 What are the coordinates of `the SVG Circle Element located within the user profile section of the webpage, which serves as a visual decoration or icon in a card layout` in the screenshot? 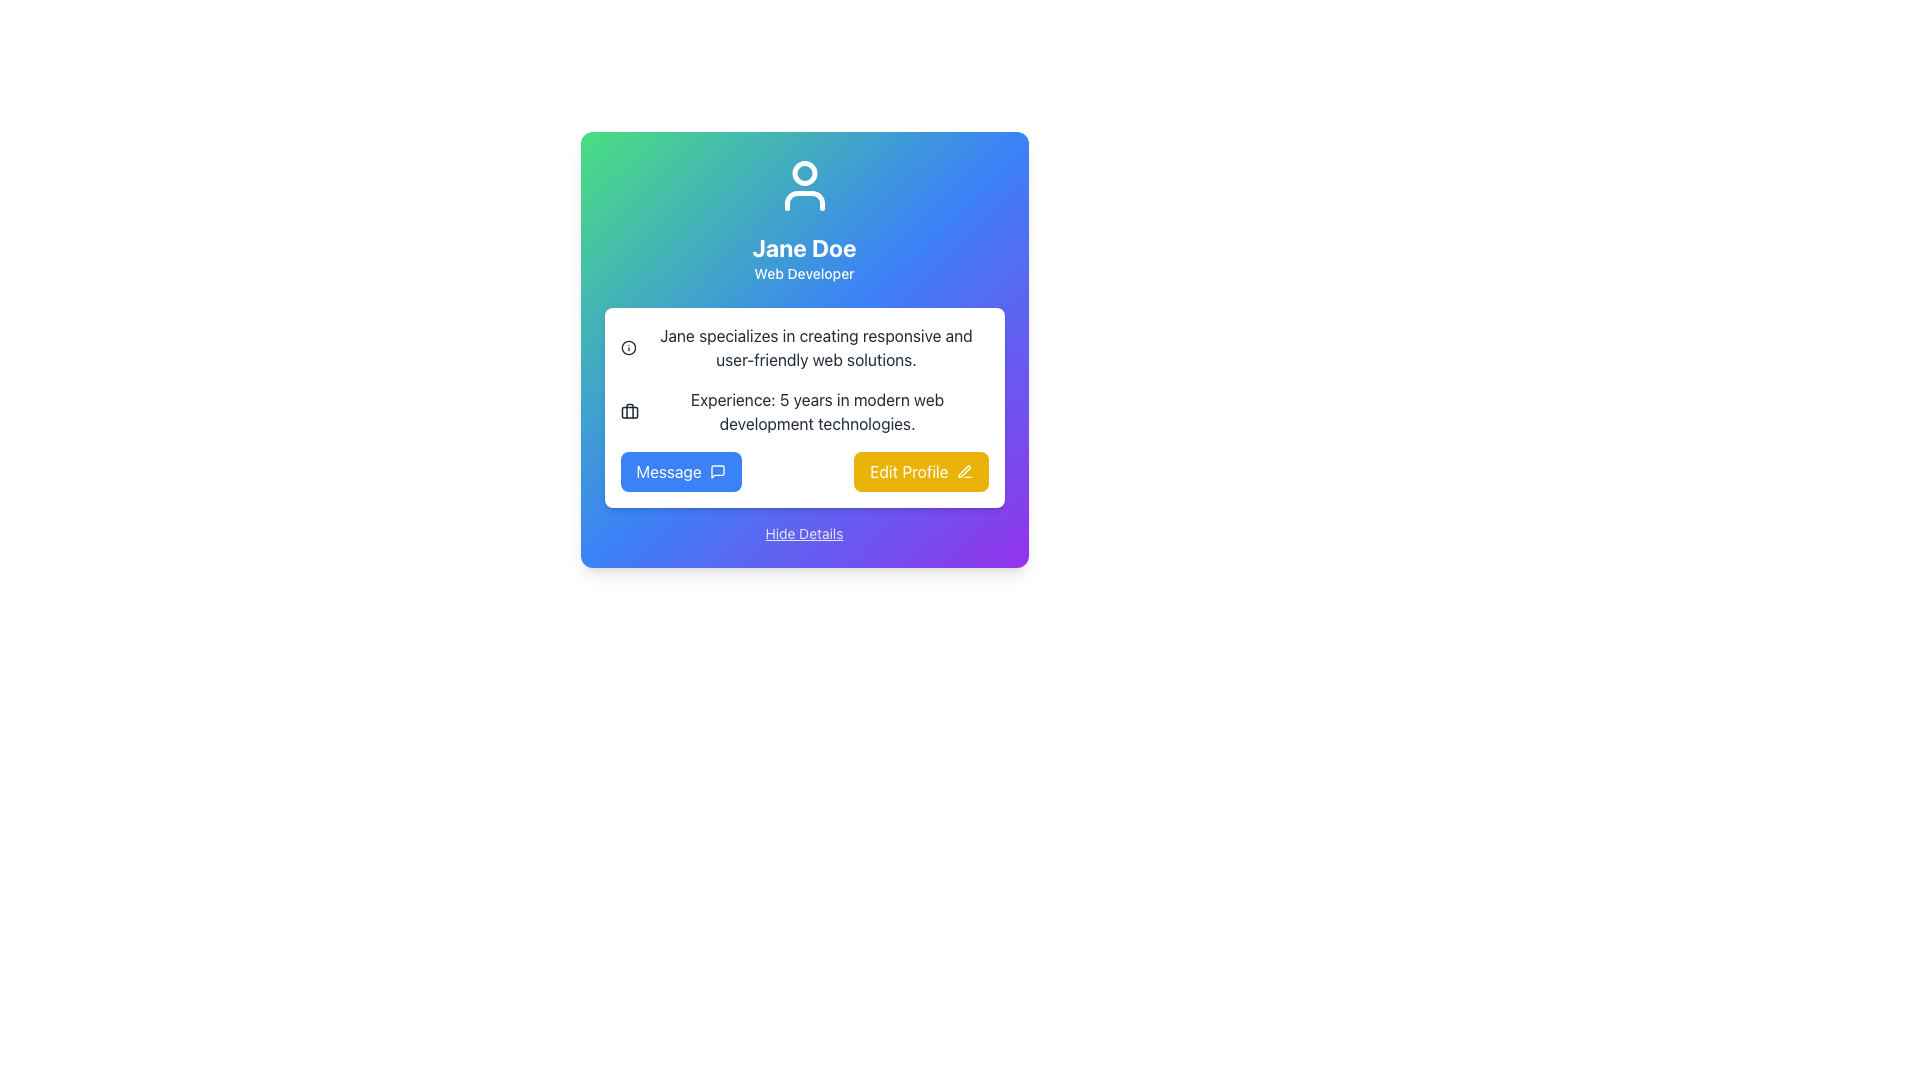 It's located at (627, 346).